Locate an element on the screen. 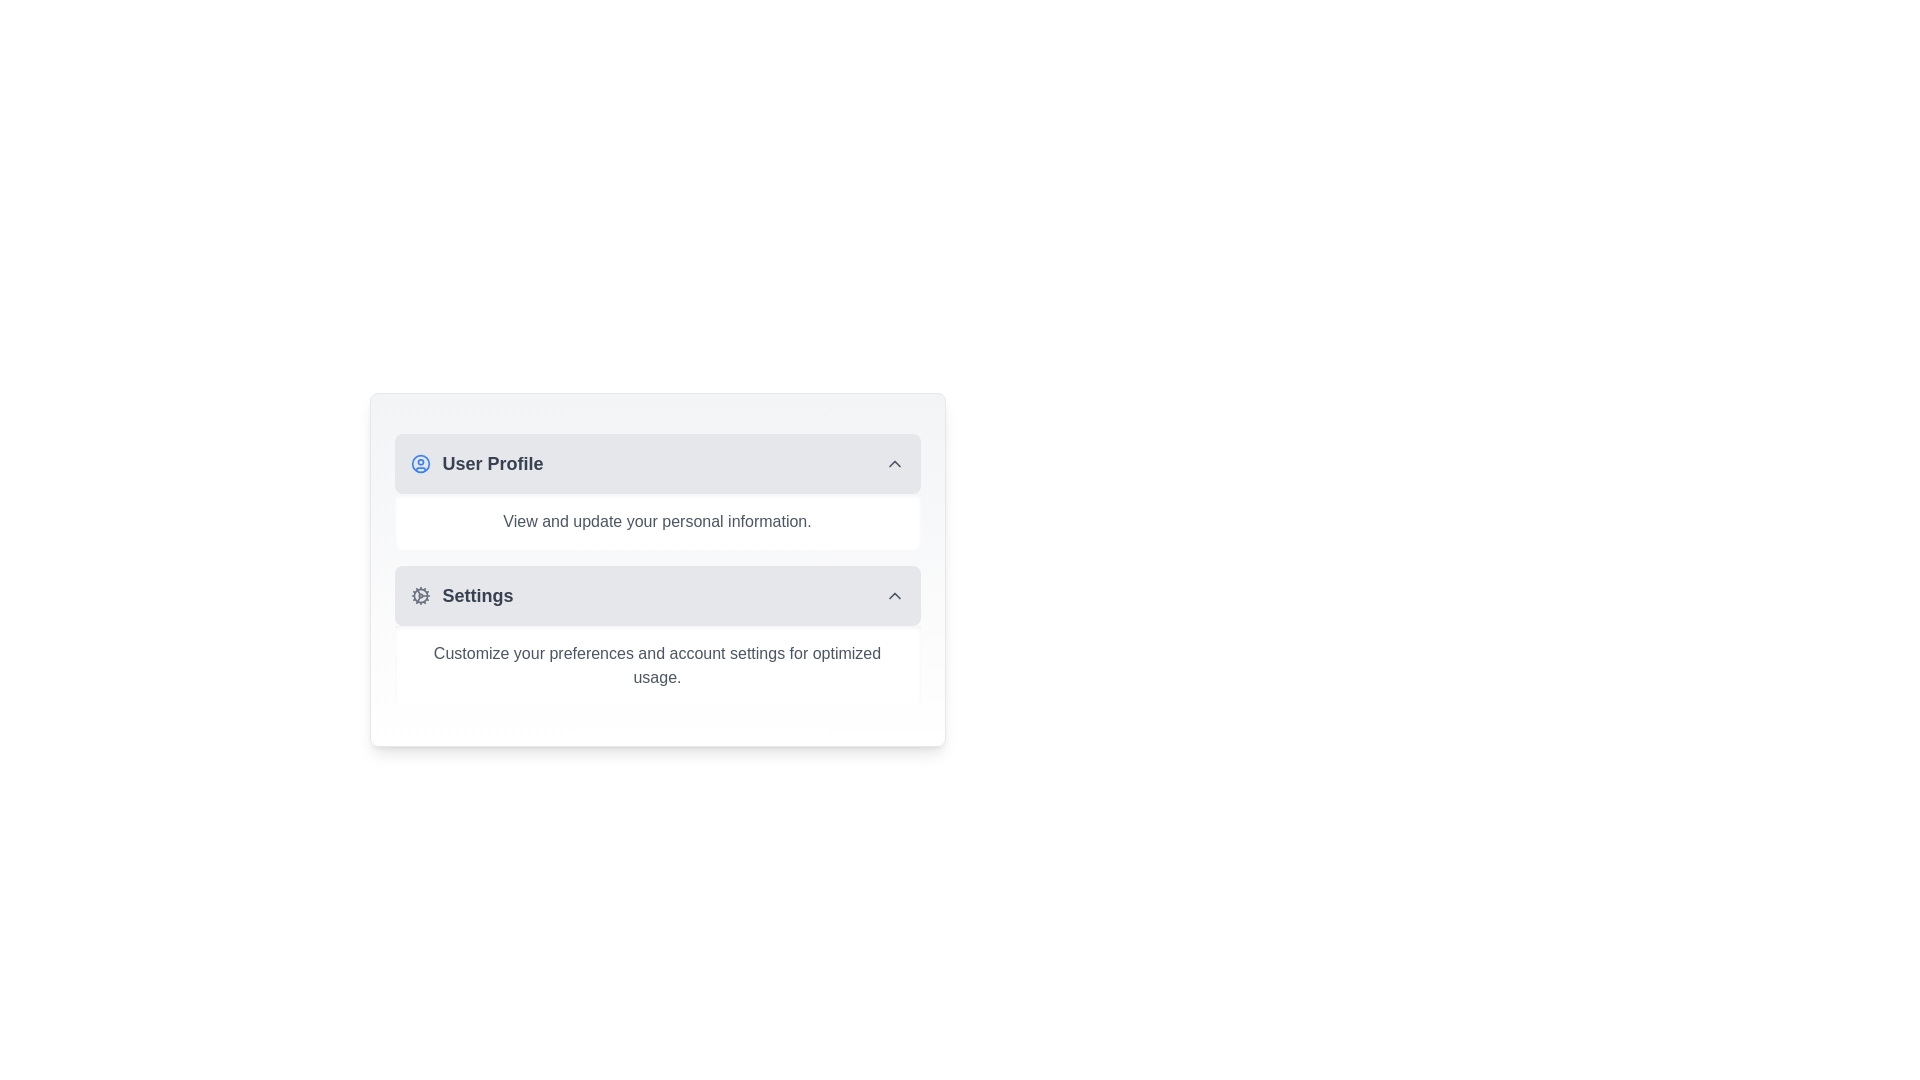 The width and height of the screenshot is (1920, 1080). the header text of the User Profile section is located at coordinates (475, 463).